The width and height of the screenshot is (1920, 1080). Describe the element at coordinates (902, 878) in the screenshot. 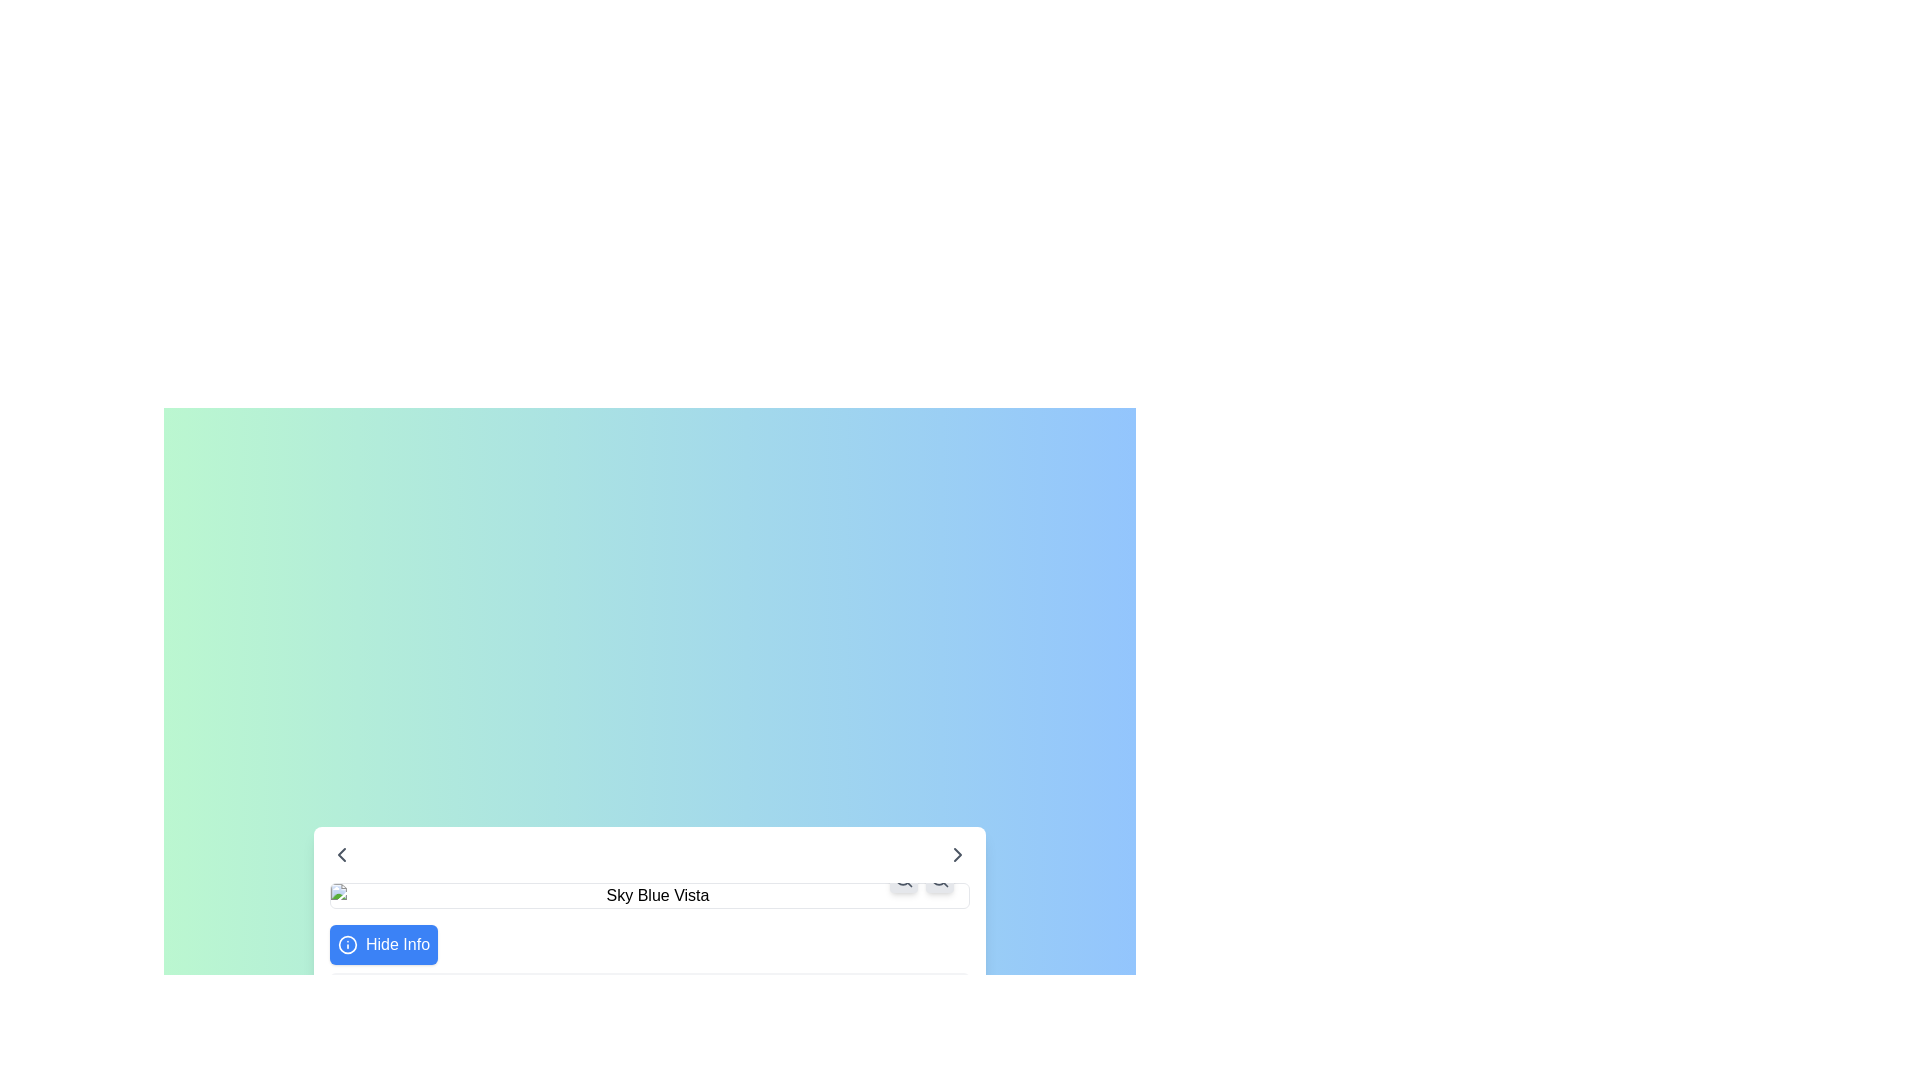

I see `the small circular icon with a magnifying glass and minus symbol in the top-right corner of the toolbar labeled 'Sky Blue Vista'` at that location.